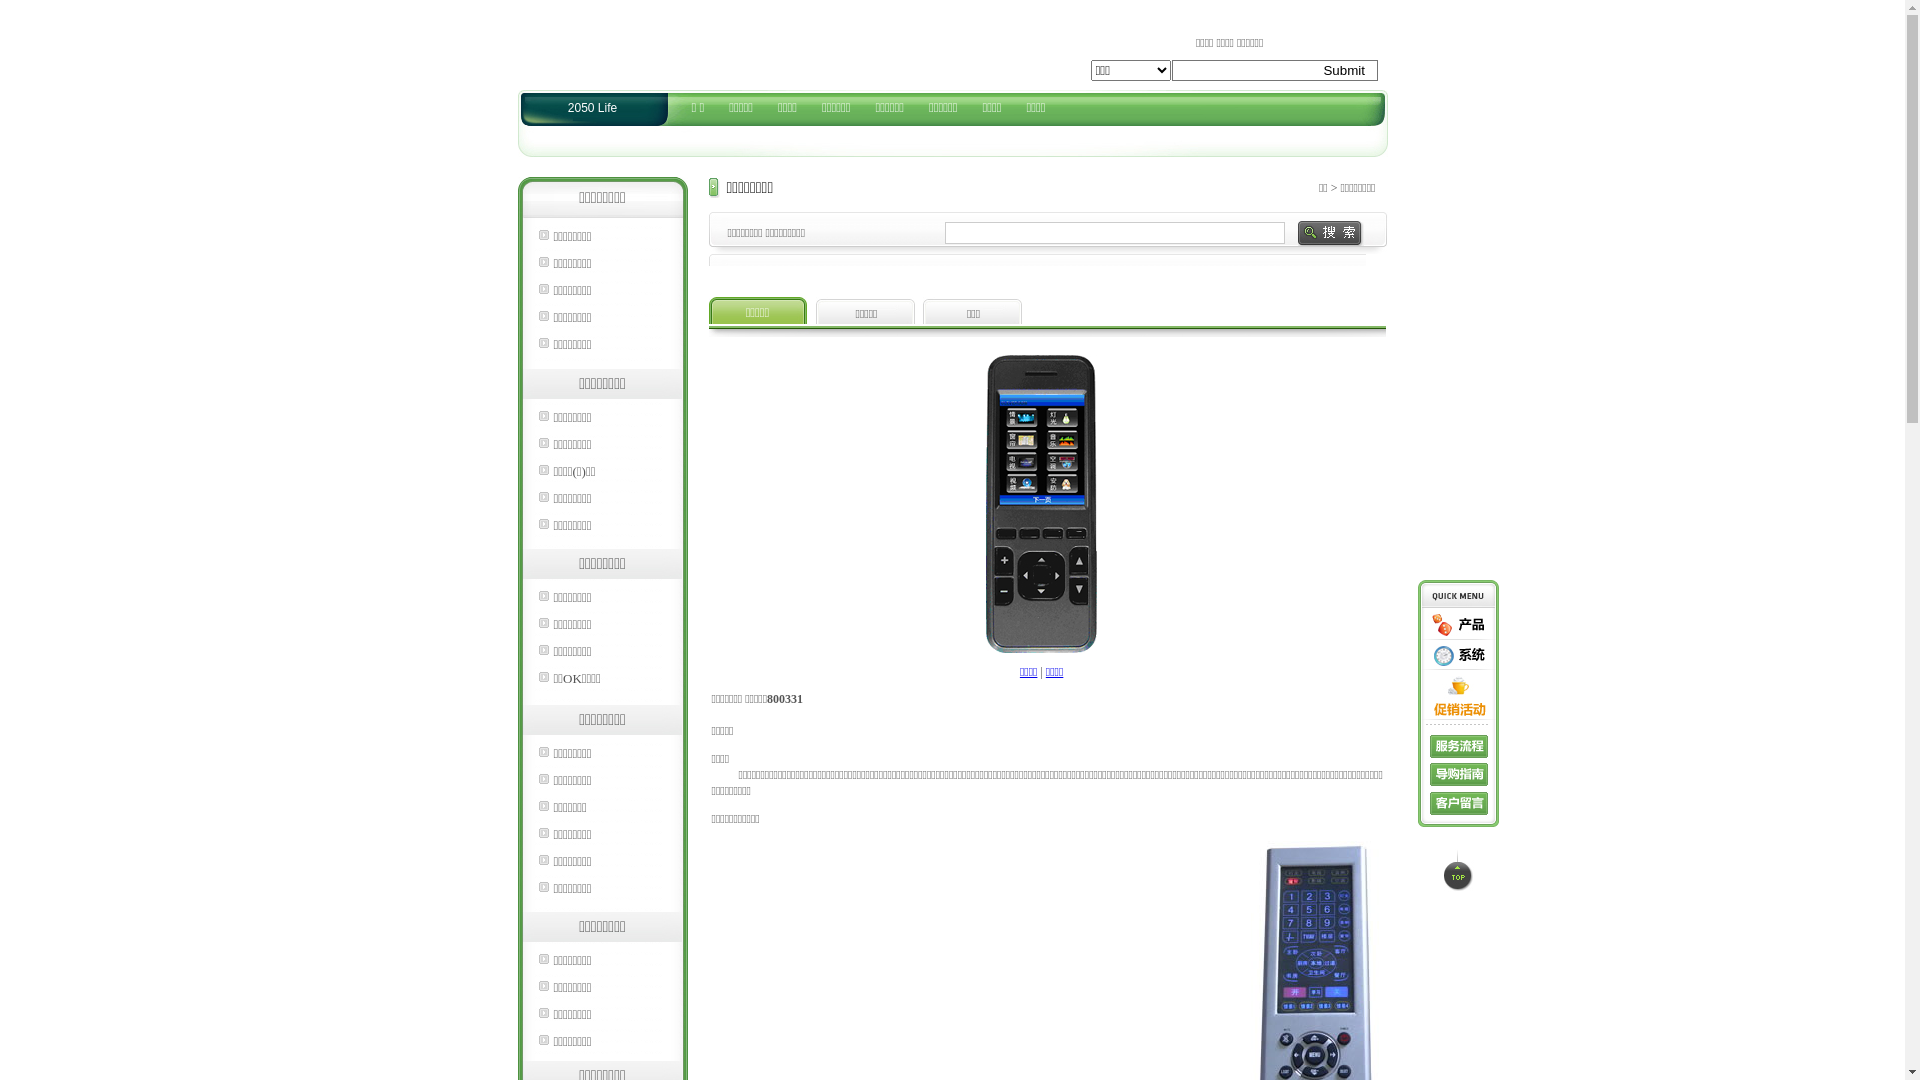 The image size is (1920, 1080). What do you see at coordinates (591, 108) in the screenshot?
I see `'2050 Life'` at bounding box center [591, 108].